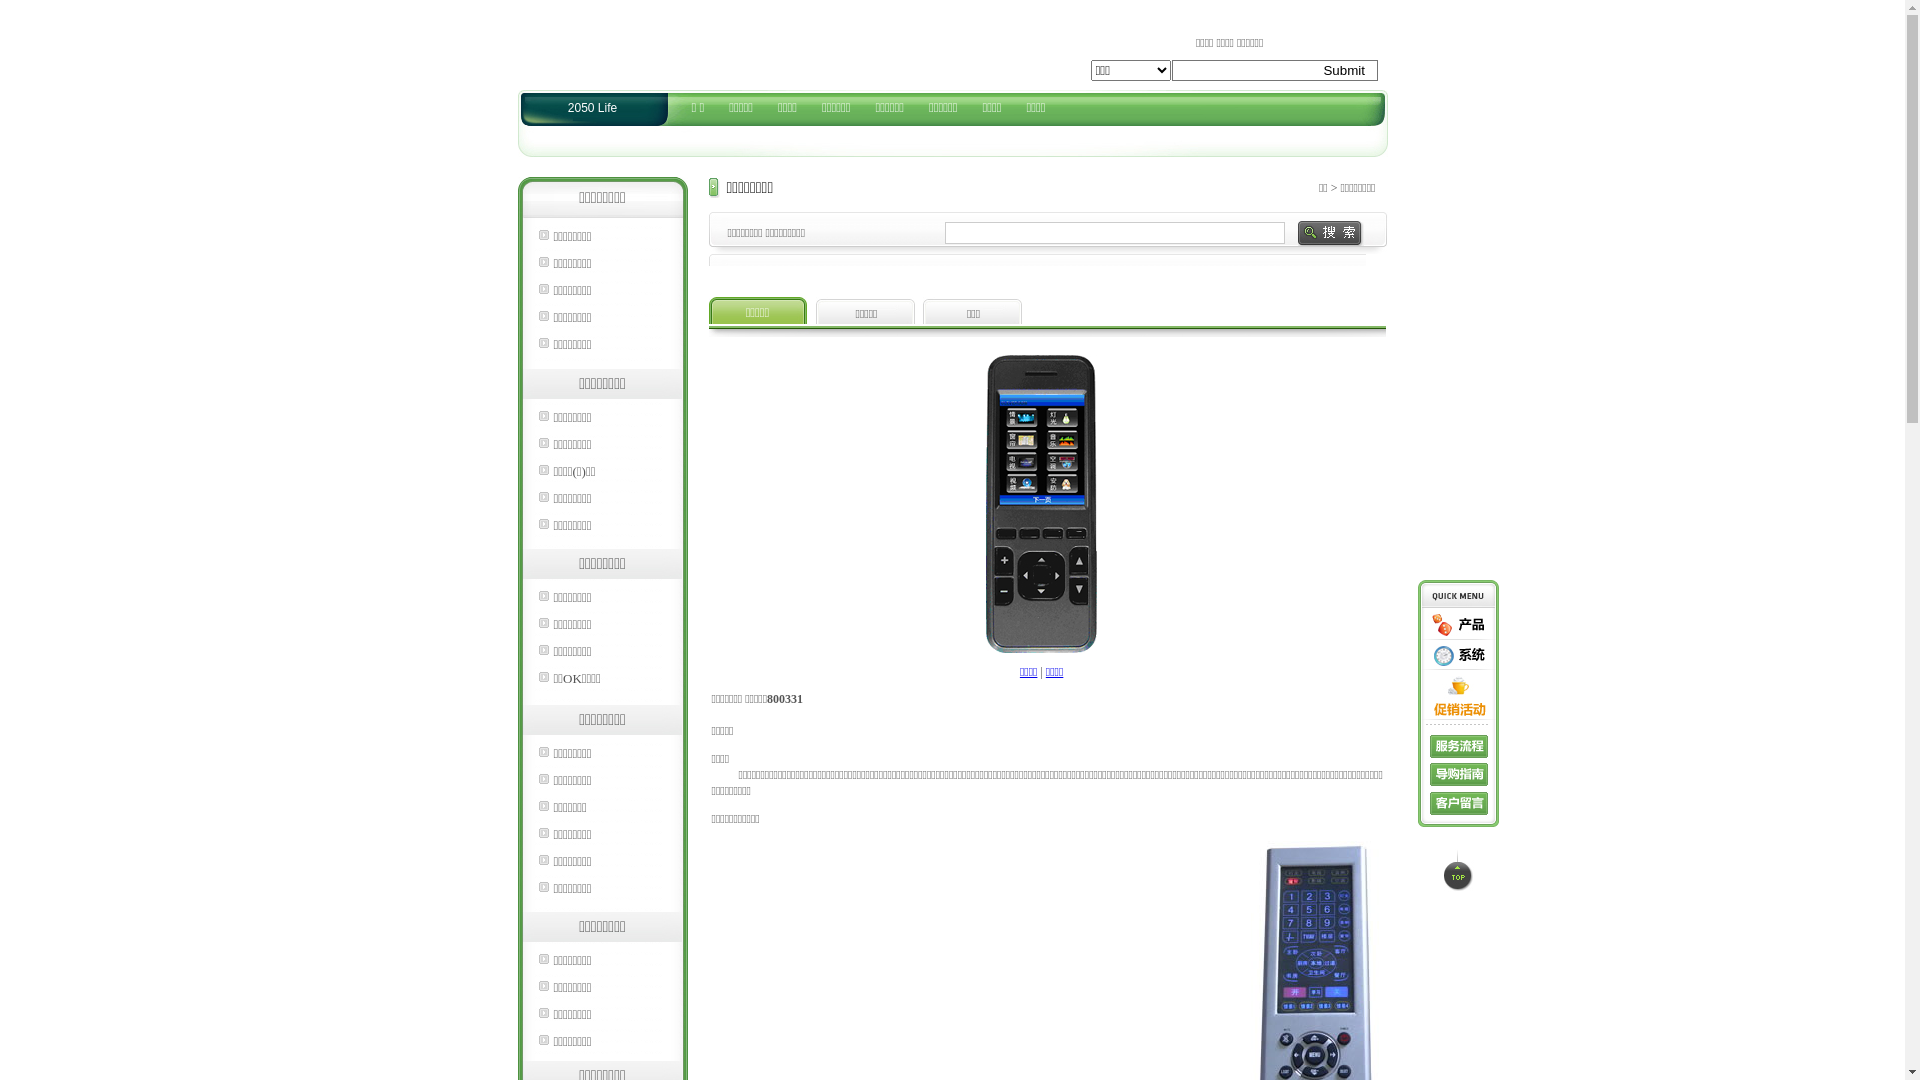 The image size is (1920, 1080). What do you see at coordinates (591, 108) in the screenshot?
I see `'2050 Life'` at bounding box center [591, 108].